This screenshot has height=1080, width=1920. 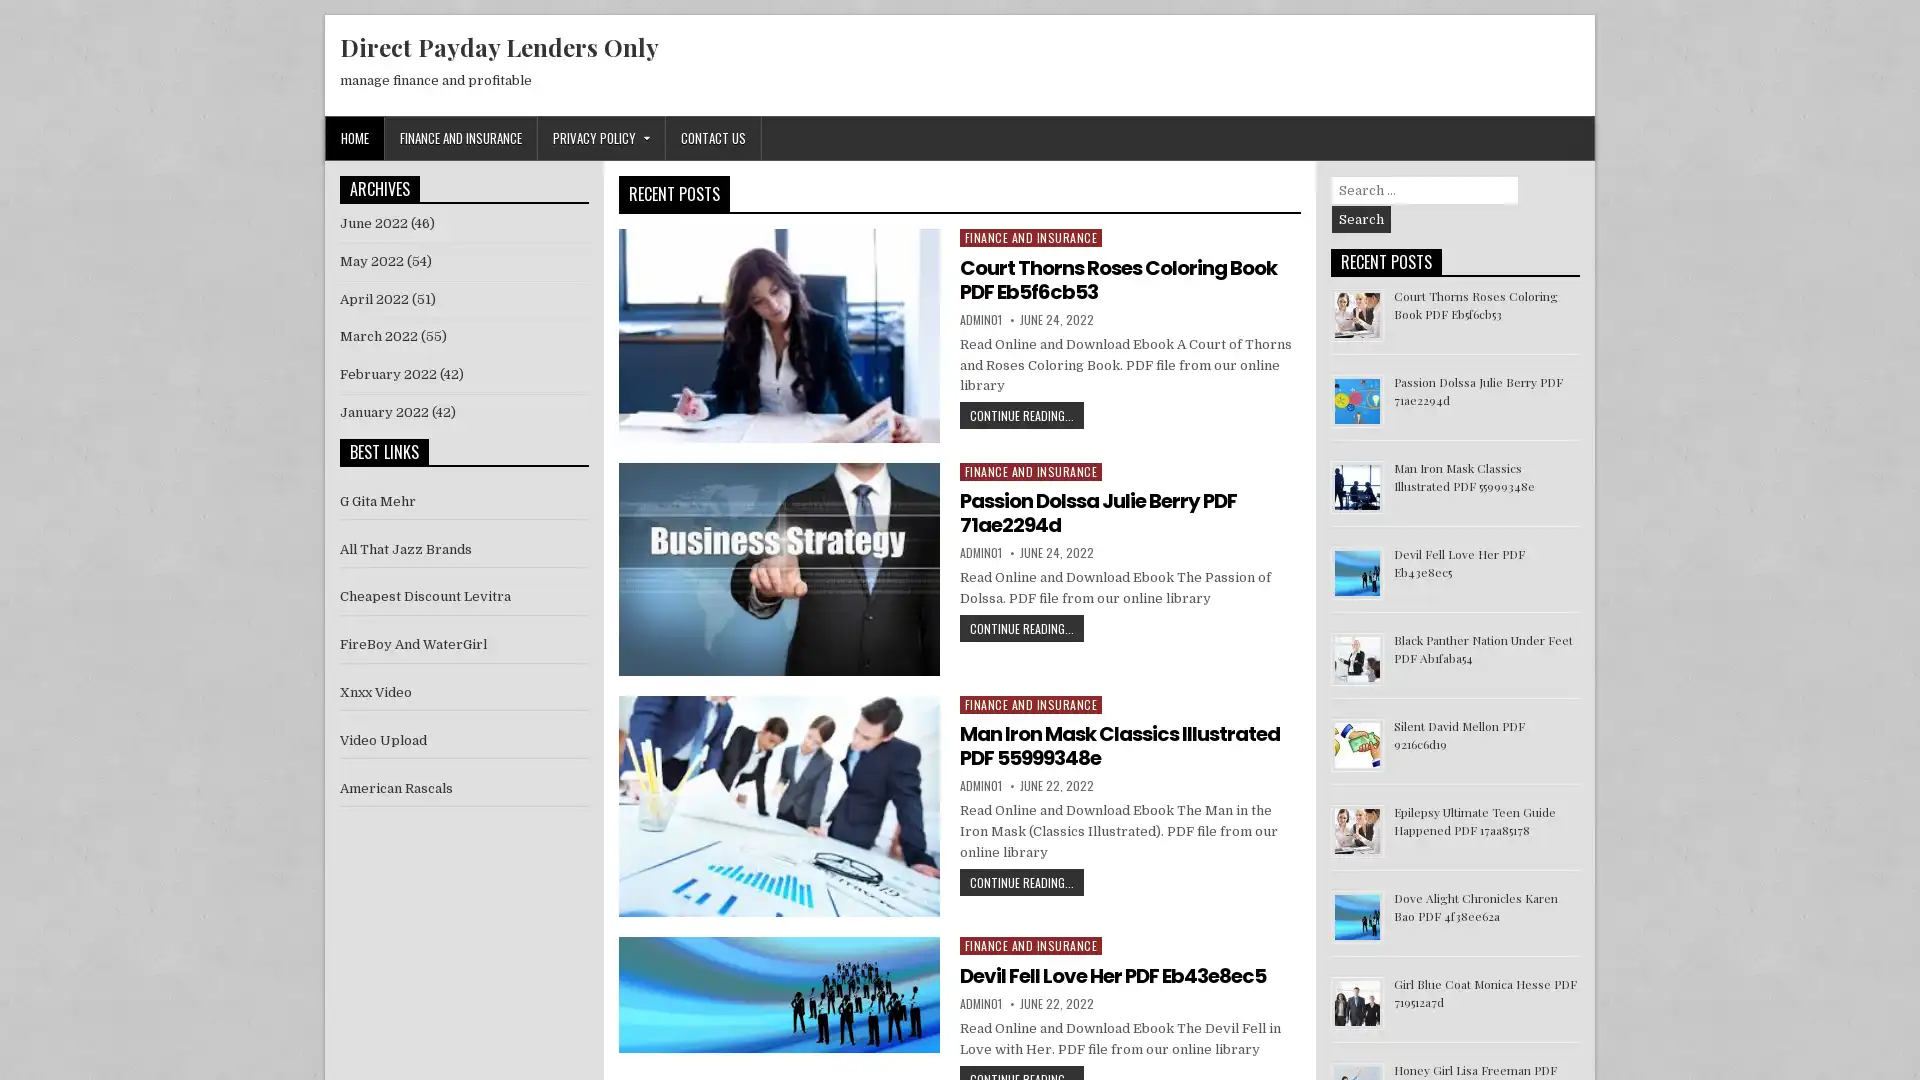 I want to click on Search, so click(x=1360, y=219).